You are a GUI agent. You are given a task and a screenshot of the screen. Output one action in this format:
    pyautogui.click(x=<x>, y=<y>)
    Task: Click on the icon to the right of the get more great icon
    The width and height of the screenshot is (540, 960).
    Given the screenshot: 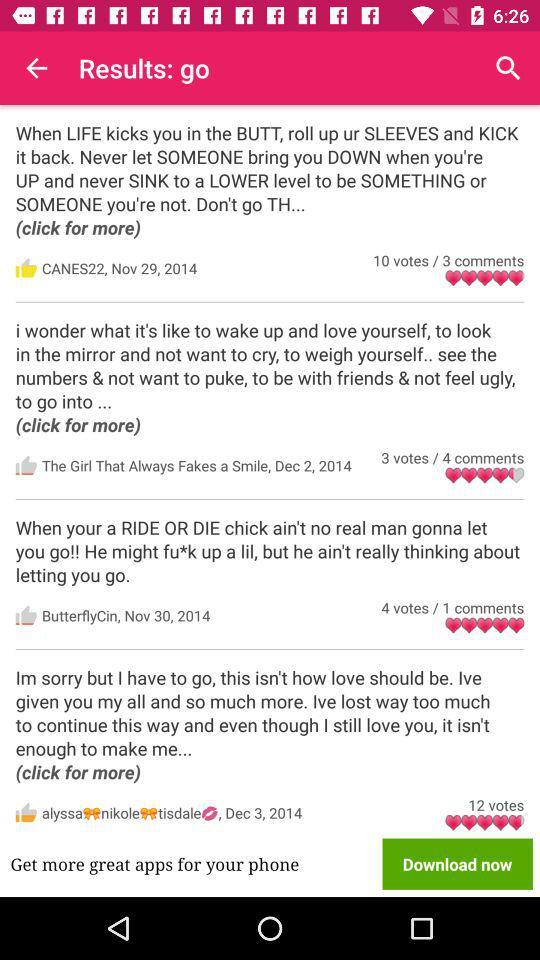 What is the action you would take?
    pyautogui.click(x=457, y=863)
    